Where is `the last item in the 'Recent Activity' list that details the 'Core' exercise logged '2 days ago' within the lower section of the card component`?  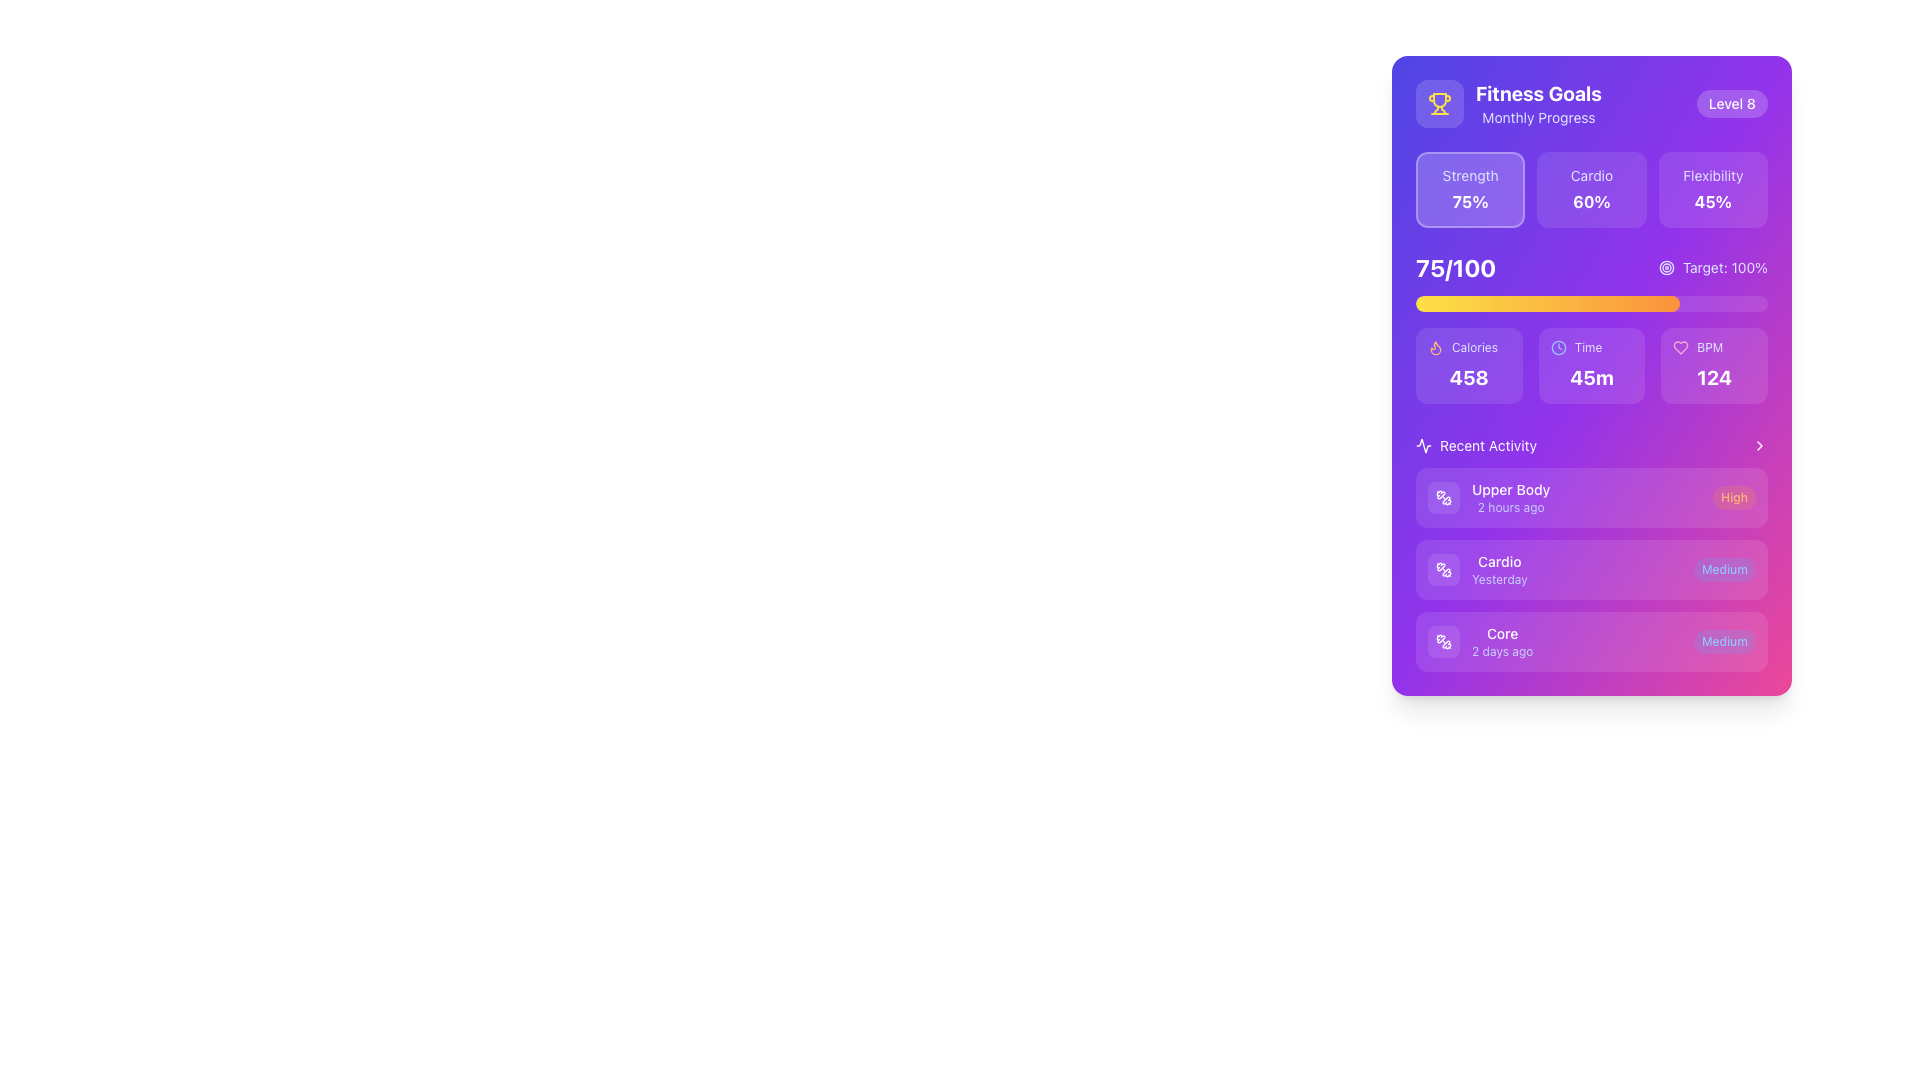 the last item in the 'Recent Activity' list that details the 'Core' exercise logged '2 days ago' within the lower section of the card component is located at coordinates (1480, 641).